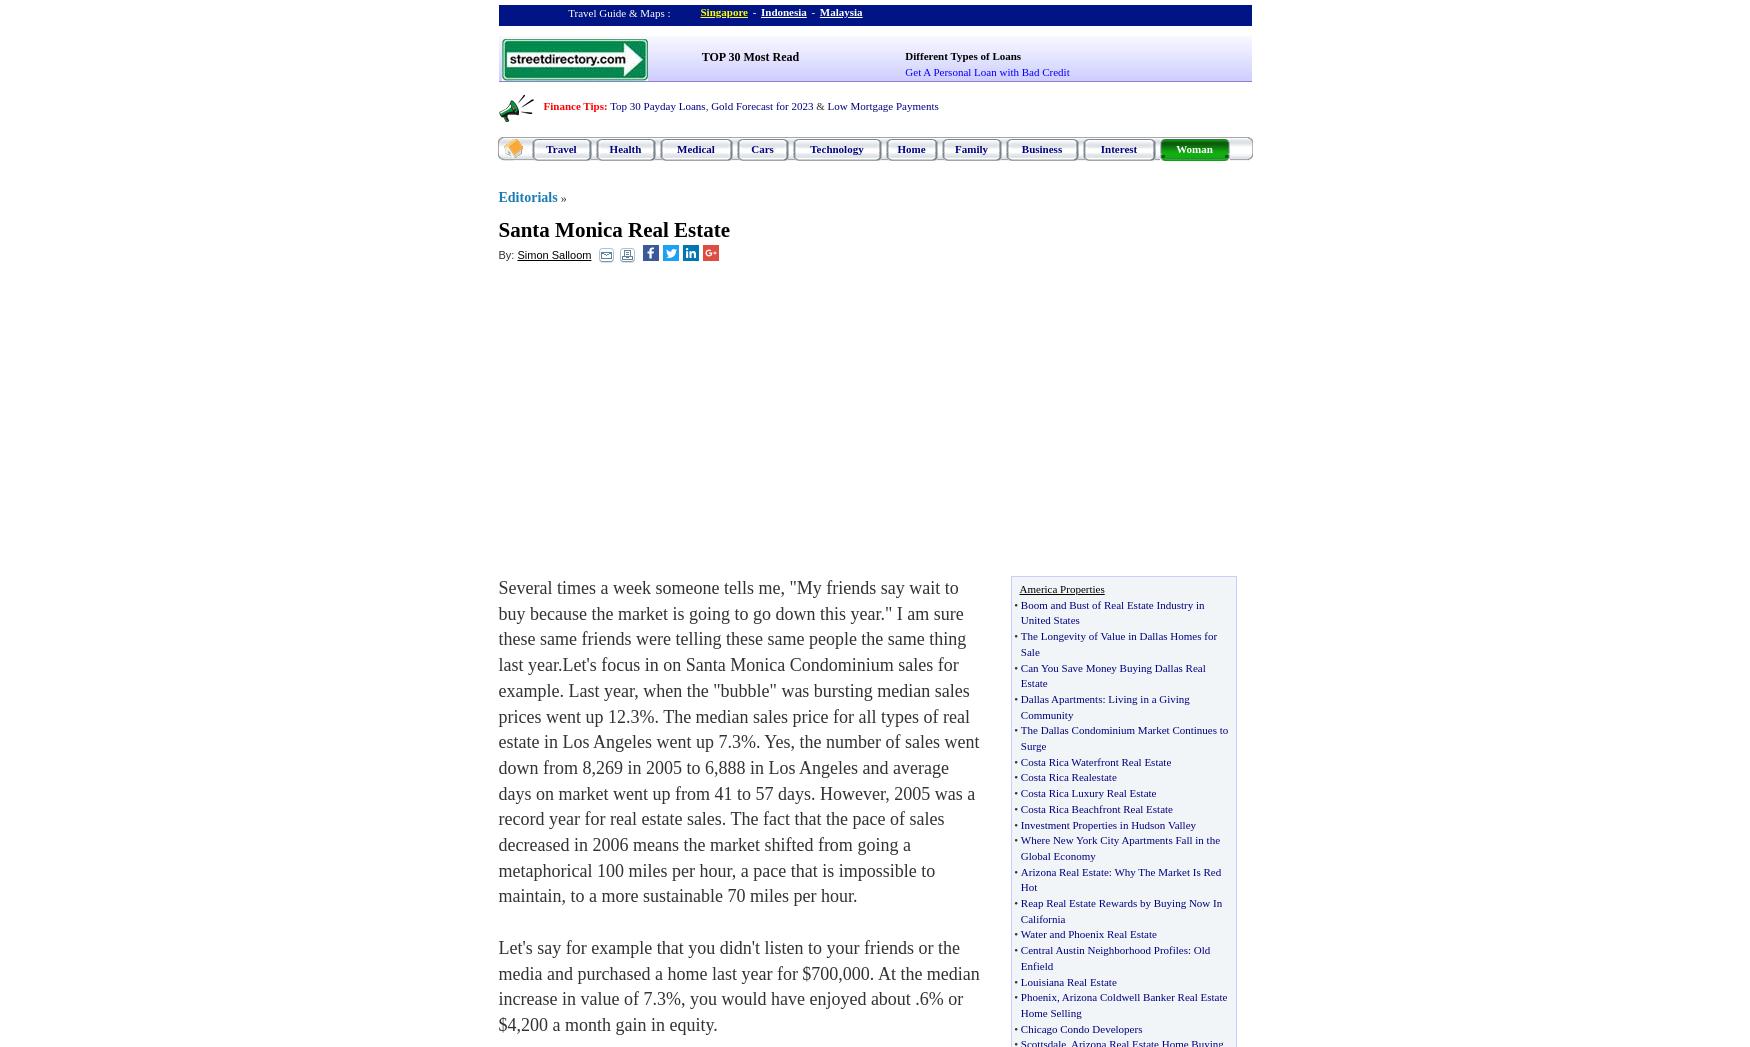 The width and height of the screenshot is (1750, 1047). Describe the element at coordinates (963, 56) in the screenshot. I see `'Different Types of Loans'` at that location.